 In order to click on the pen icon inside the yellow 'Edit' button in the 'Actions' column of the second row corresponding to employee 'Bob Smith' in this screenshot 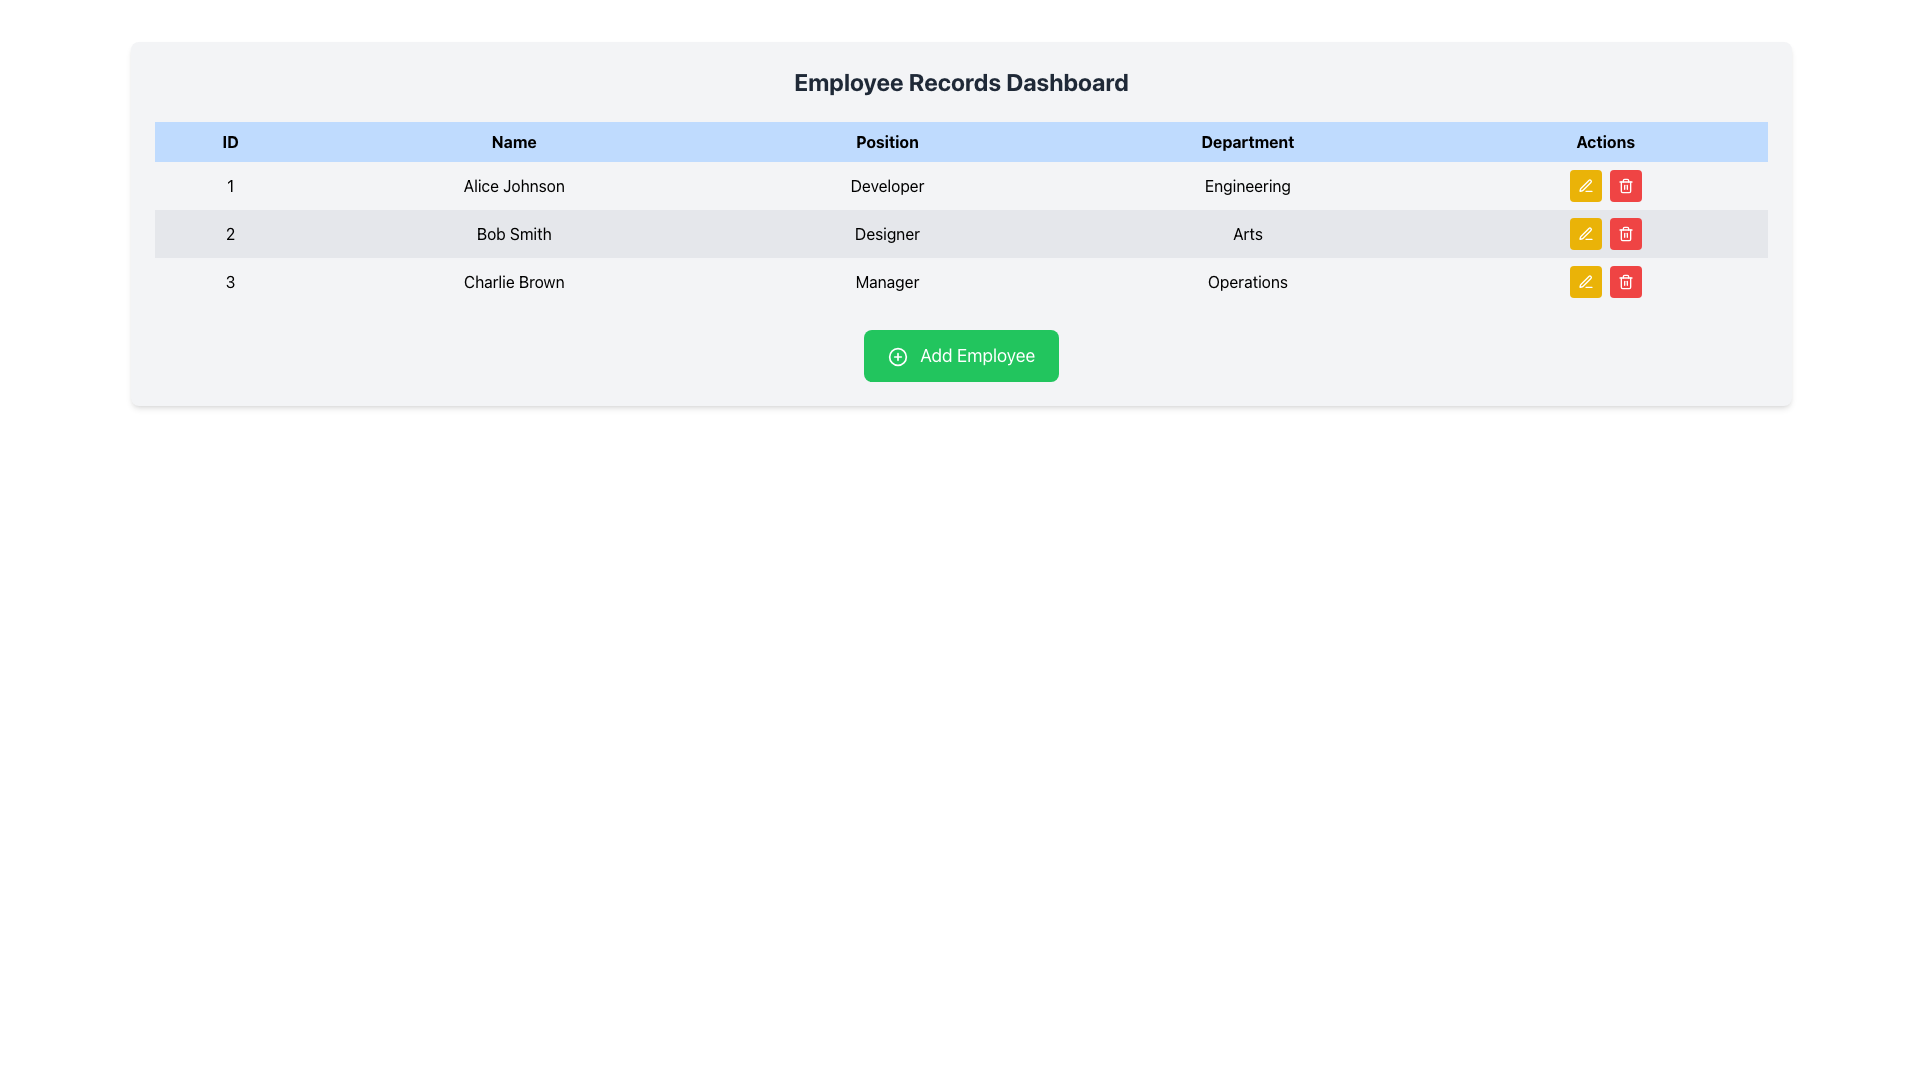, I will do `click(1584, 281)`.